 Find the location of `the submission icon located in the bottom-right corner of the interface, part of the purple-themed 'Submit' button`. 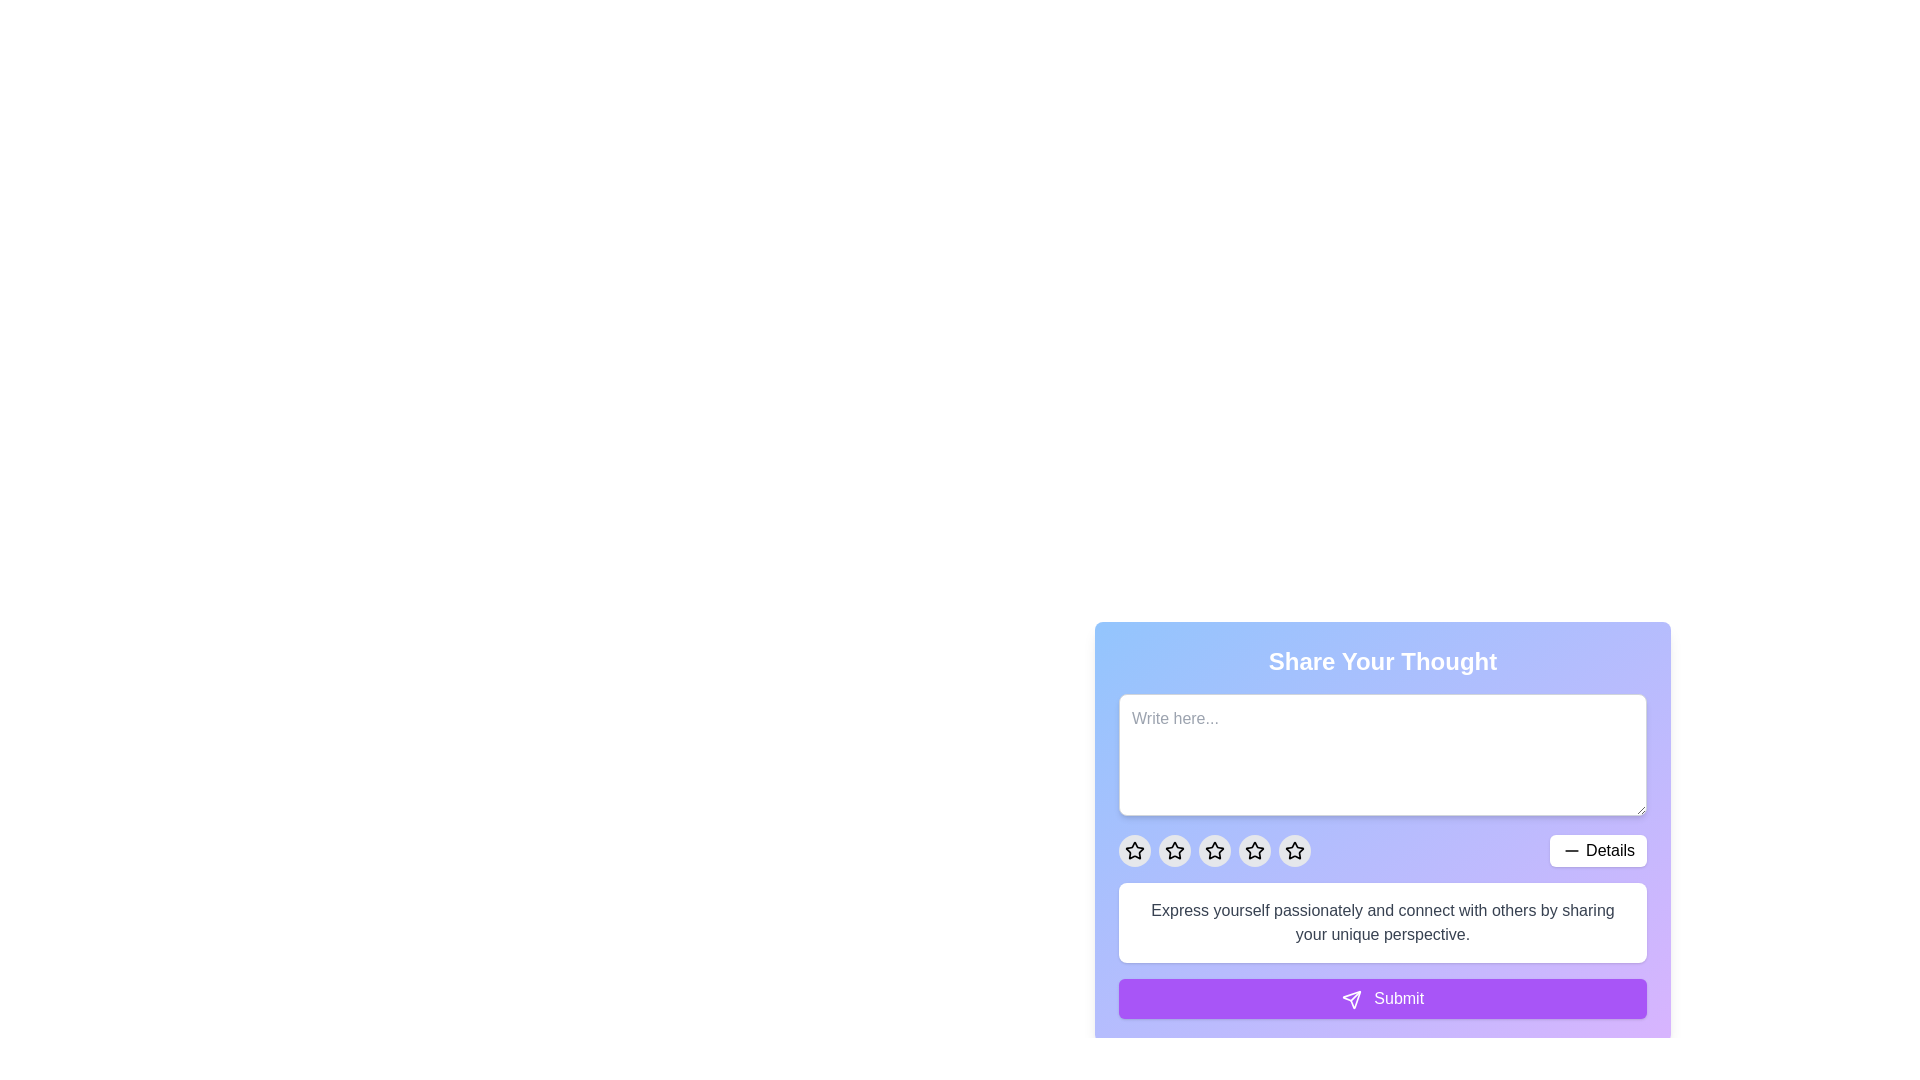

the submission icon located in the bottom-right corner of the interface, part of the purple-themed 'Submit' button is located at coordinates (1351, 999).